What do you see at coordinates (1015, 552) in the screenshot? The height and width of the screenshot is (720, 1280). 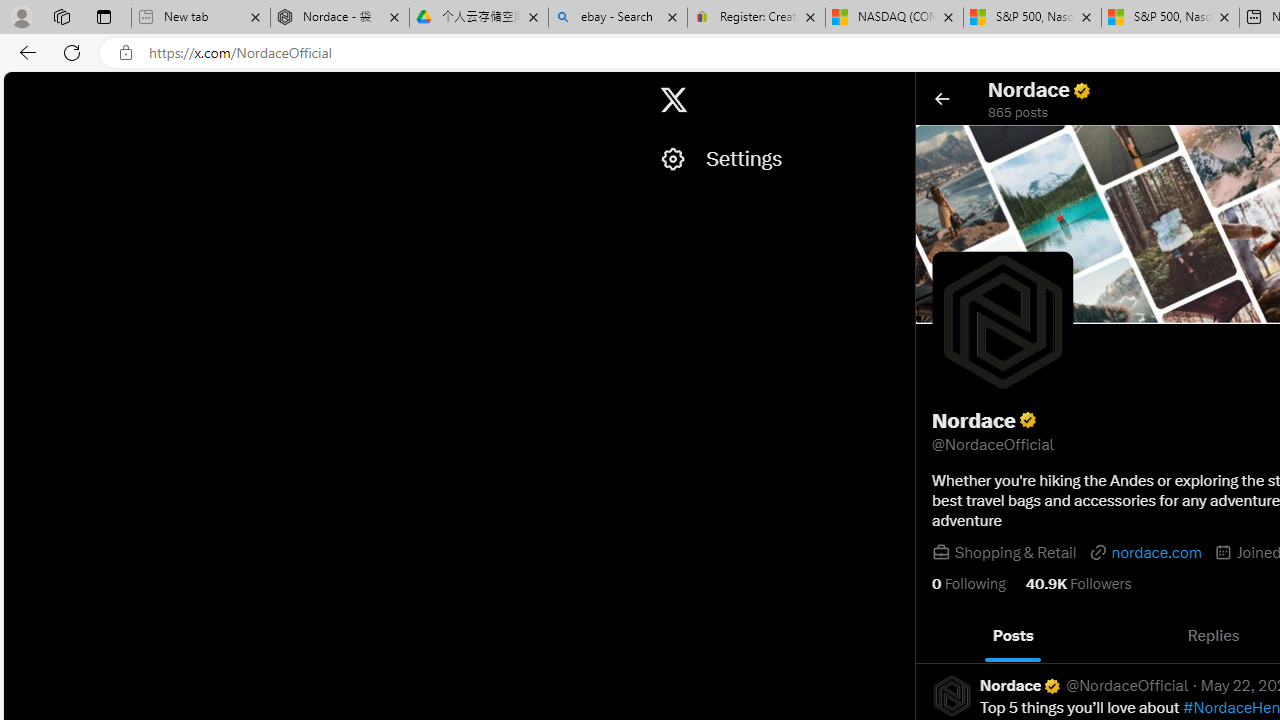 I see `'Shopping & Retail'` at bounding box center [1015, 552].